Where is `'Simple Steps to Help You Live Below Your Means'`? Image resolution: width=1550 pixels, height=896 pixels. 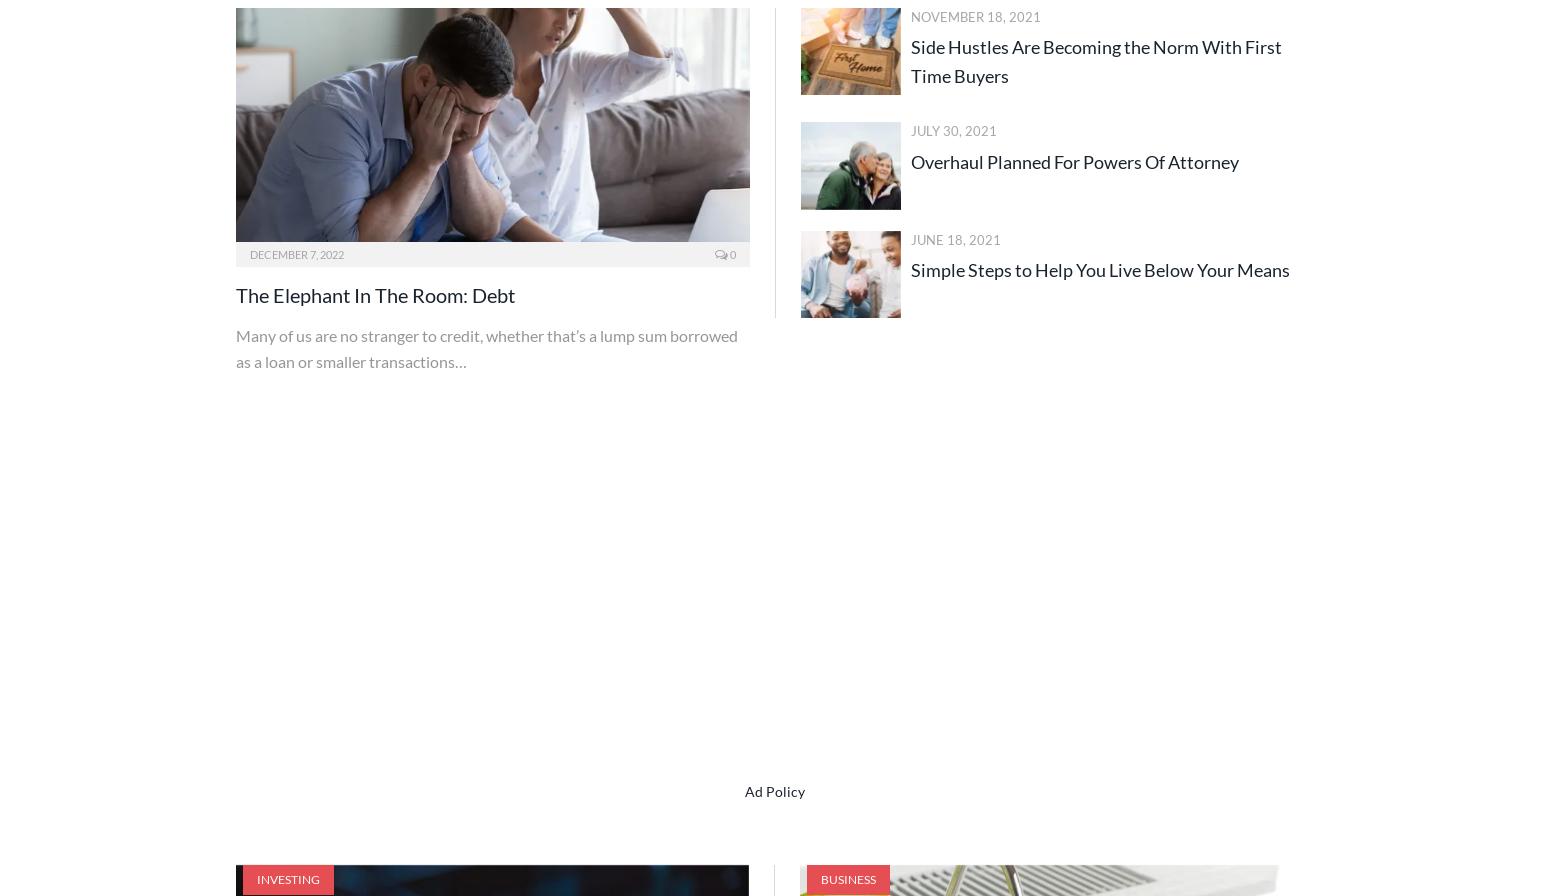
'Simple Steps to Help You Live Below Your Means' is located at coordinates (1099, 268).